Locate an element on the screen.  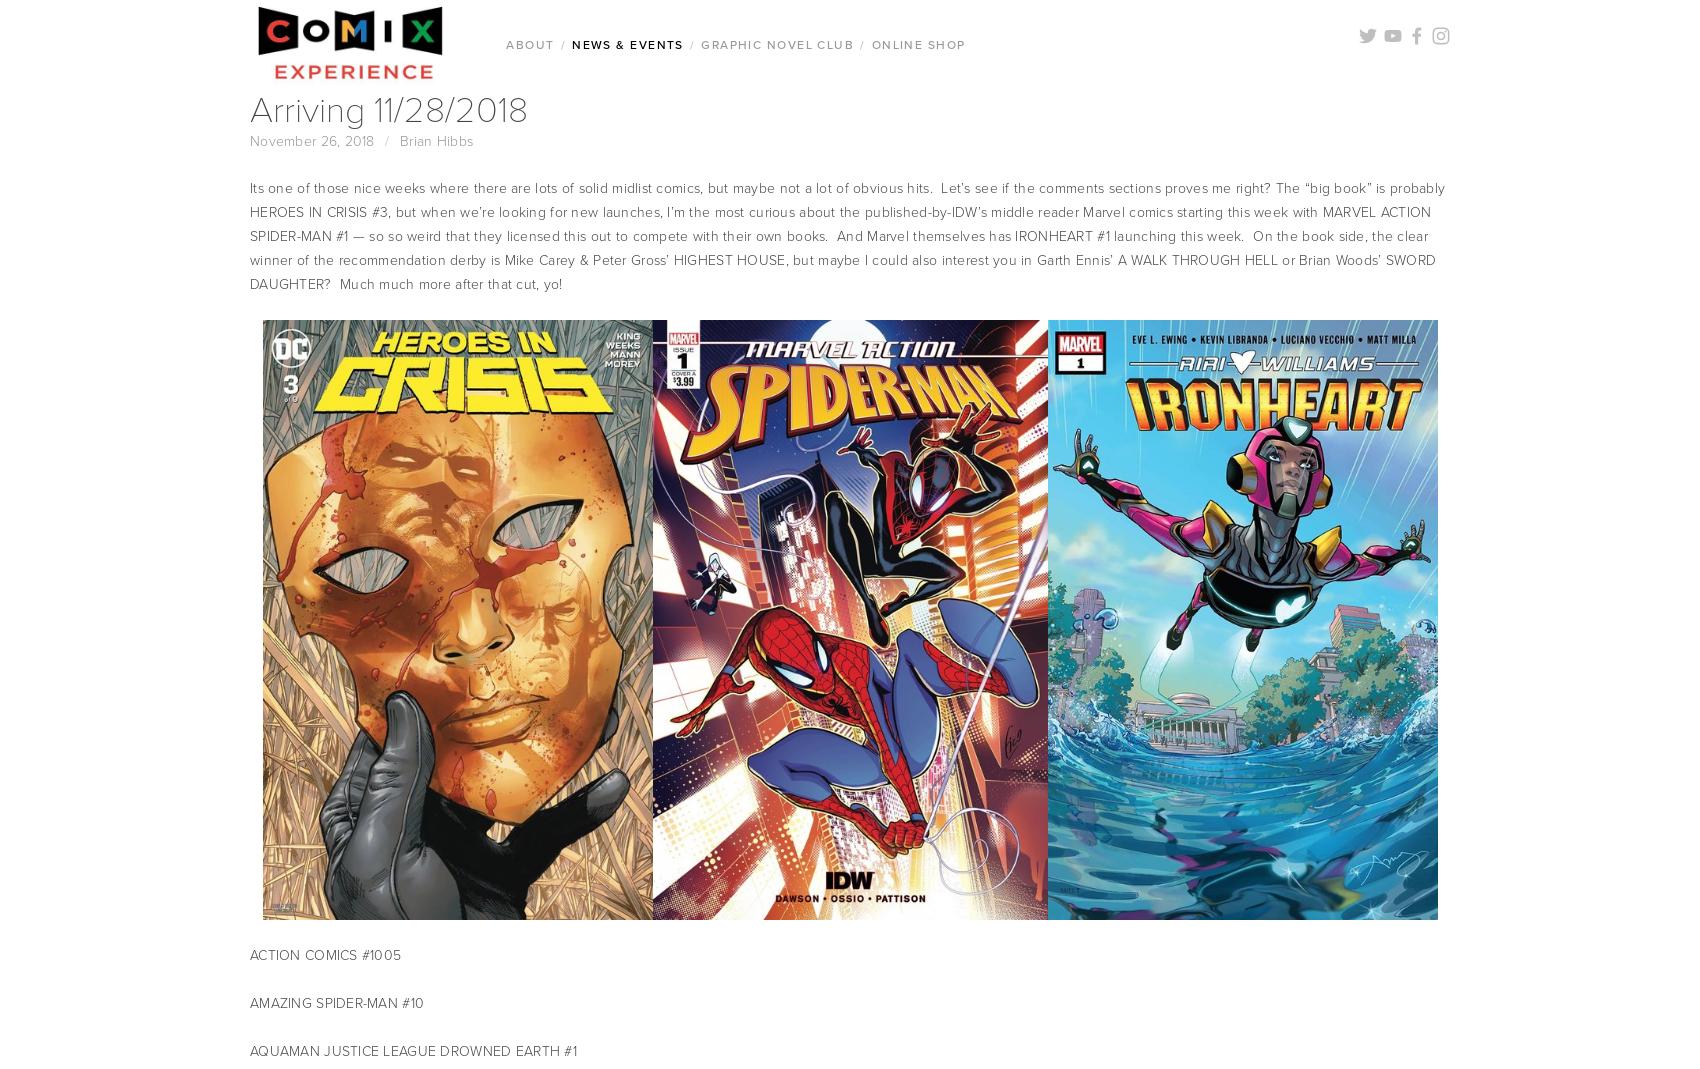
'Arriving 11/28/2018' is located at coordinates (250, 109).